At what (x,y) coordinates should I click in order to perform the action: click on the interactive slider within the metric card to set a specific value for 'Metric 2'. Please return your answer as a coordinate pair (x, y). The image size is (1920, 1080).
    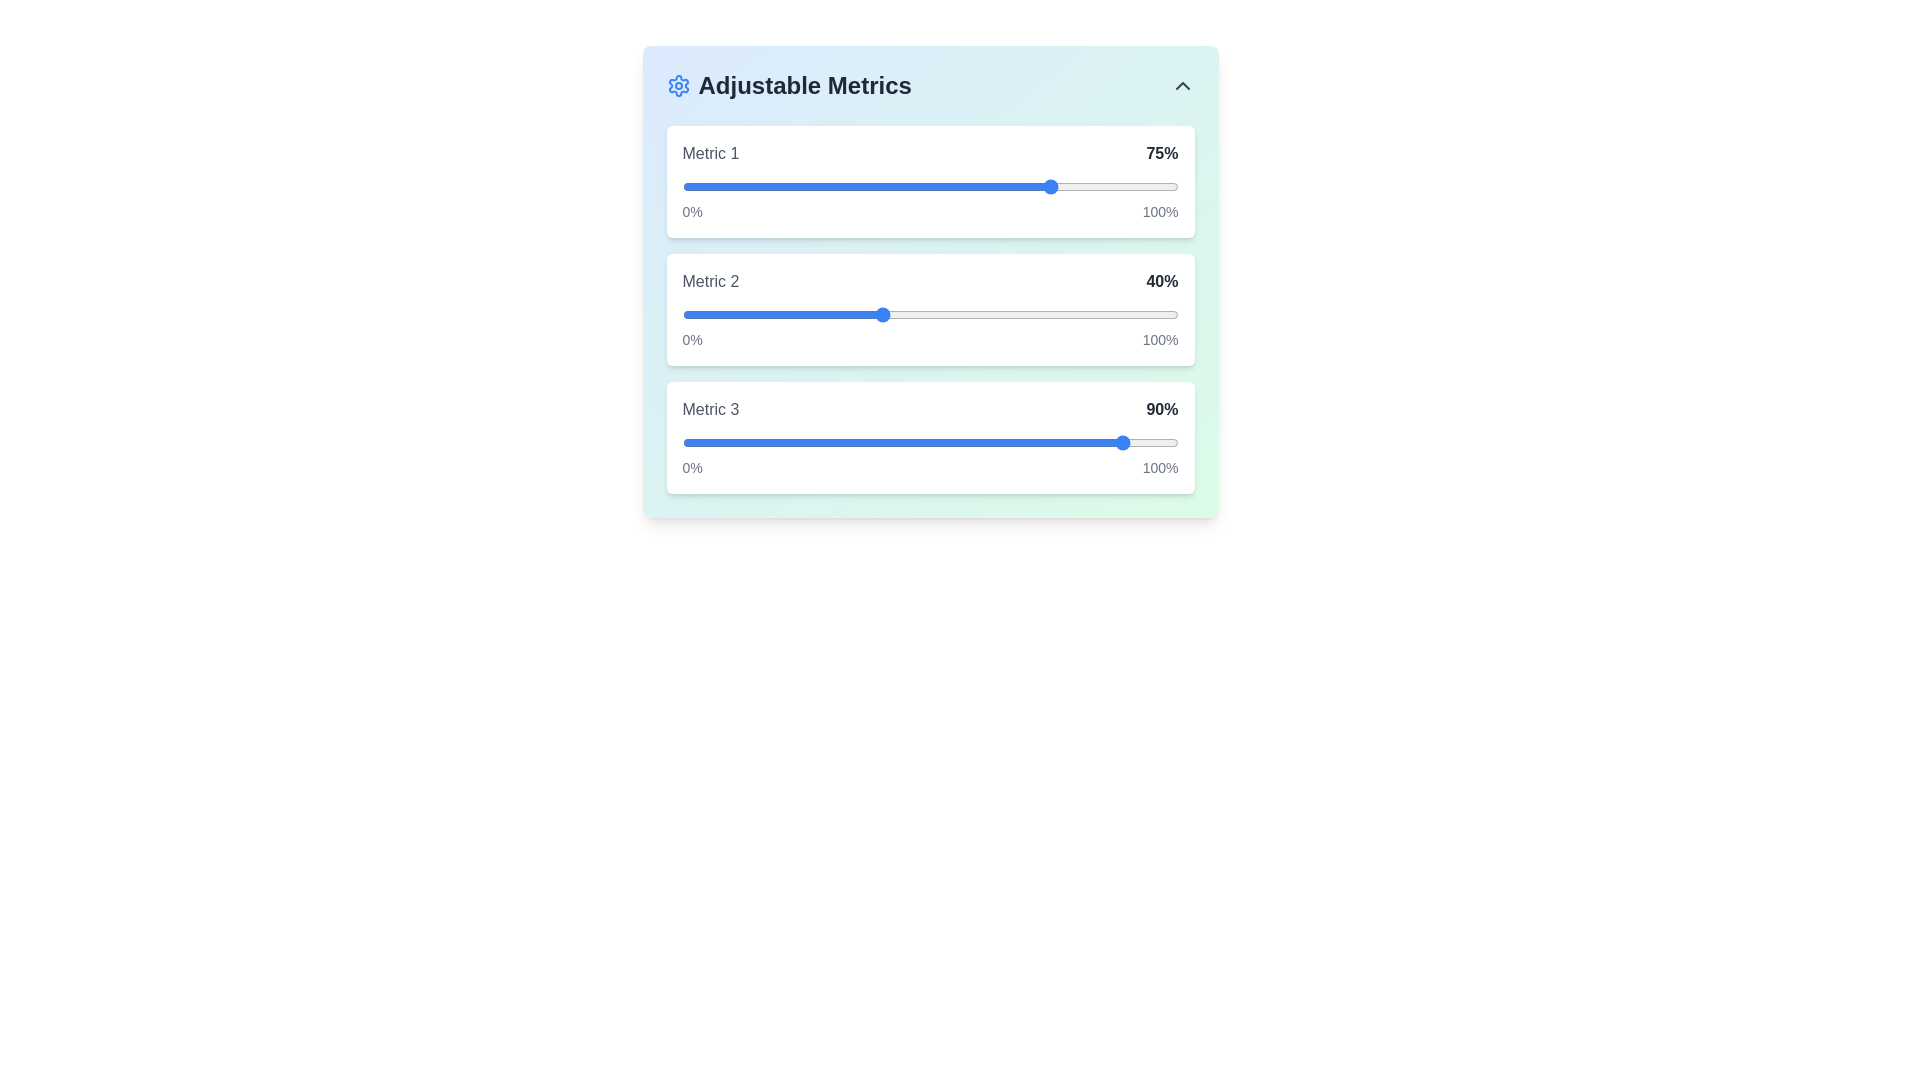
    Looking at the image, I should click on (929, 309).